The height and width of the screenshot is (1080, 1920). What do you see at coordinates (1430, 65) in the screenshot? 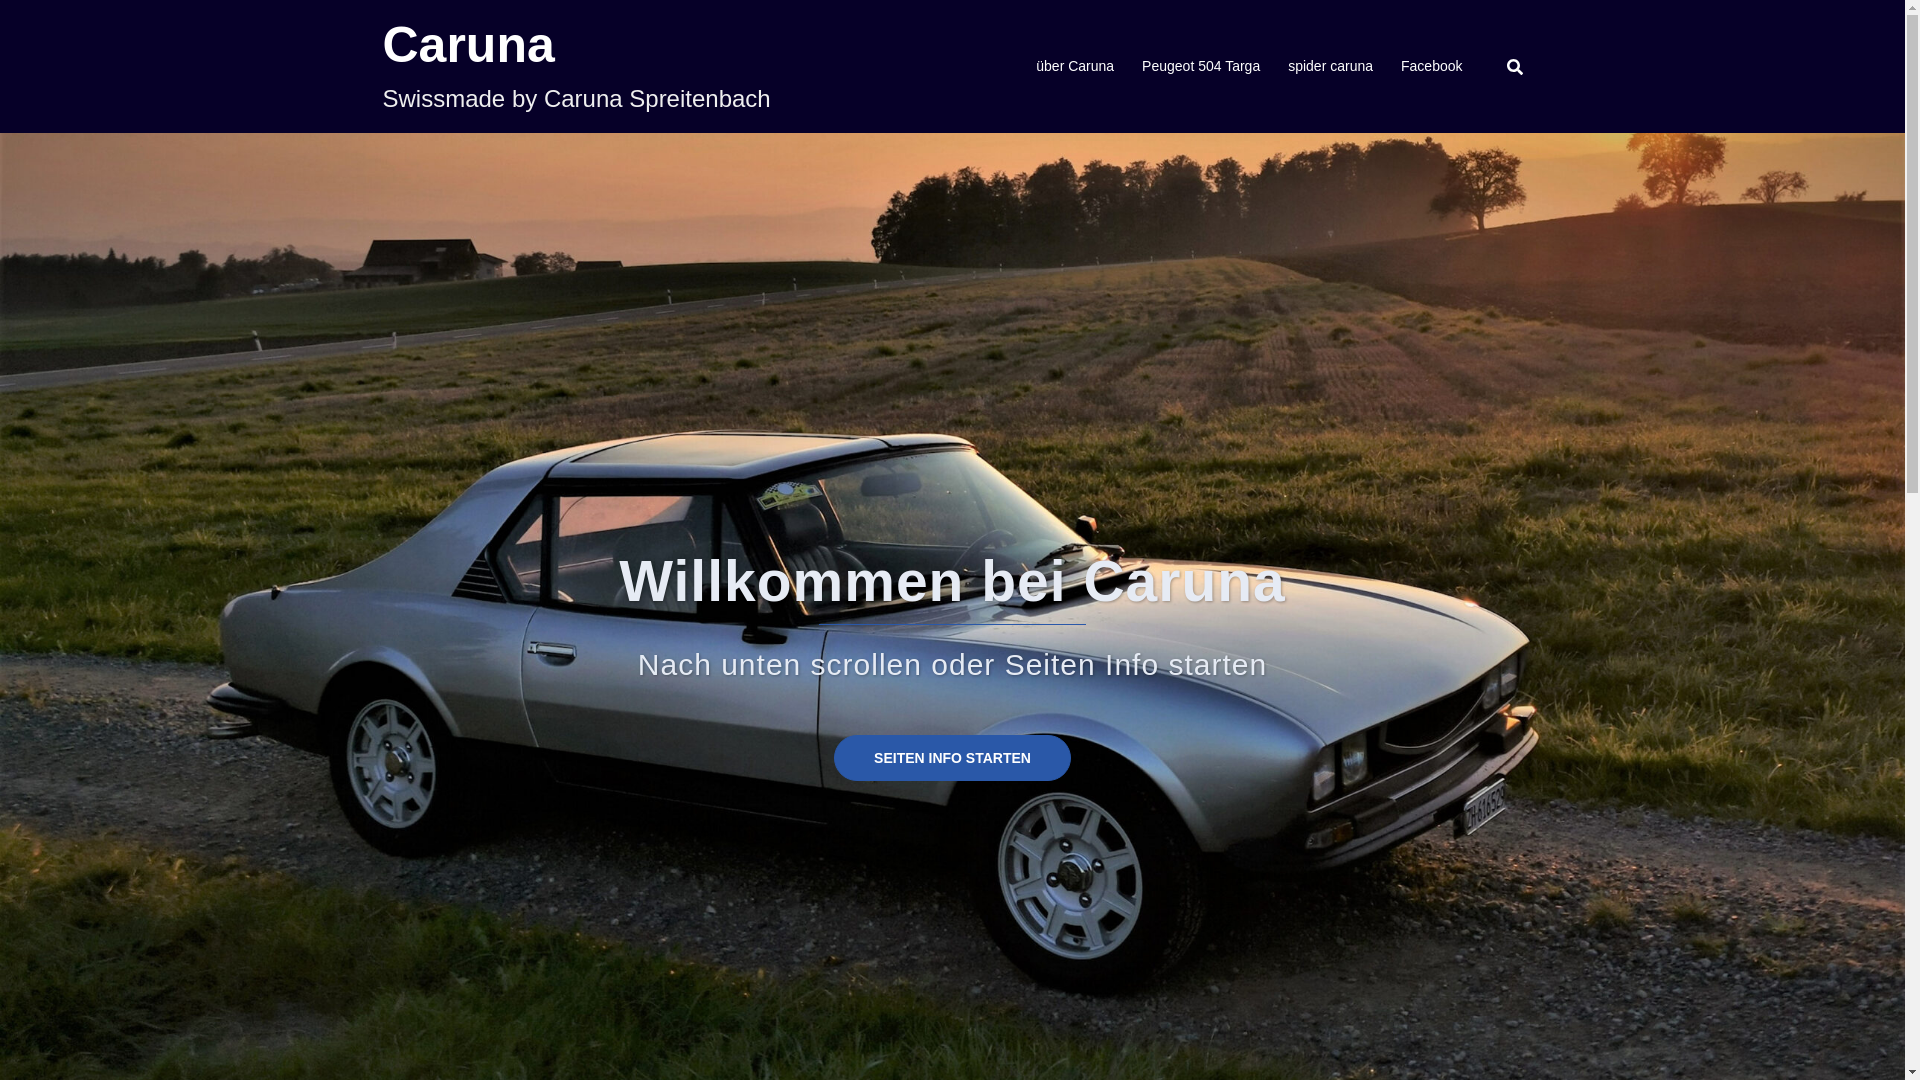
I see `'Facebook'` at bounding box center [1430, 65].